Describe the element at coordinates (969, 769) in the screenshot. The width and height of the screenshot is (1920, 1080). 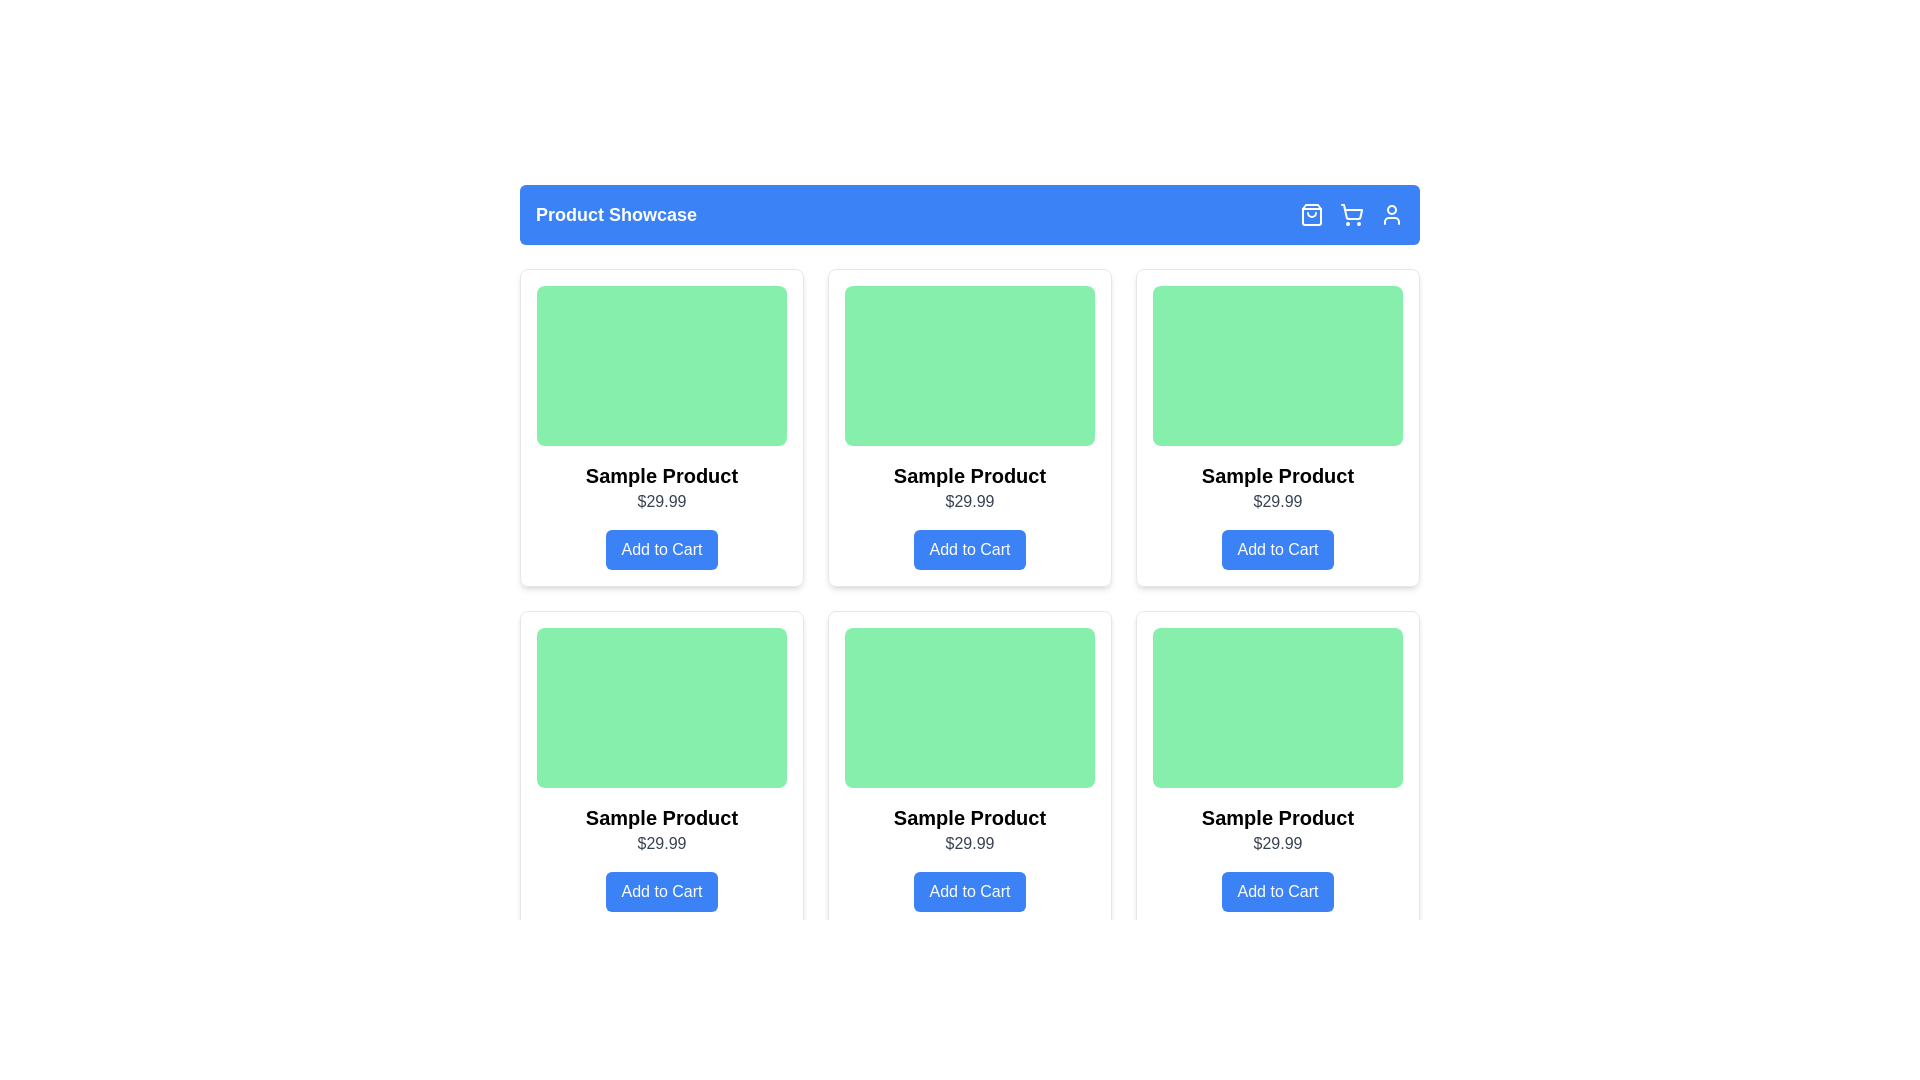
I see `inside the product card located in the second row and third column of the grid layout for selection` at that location.